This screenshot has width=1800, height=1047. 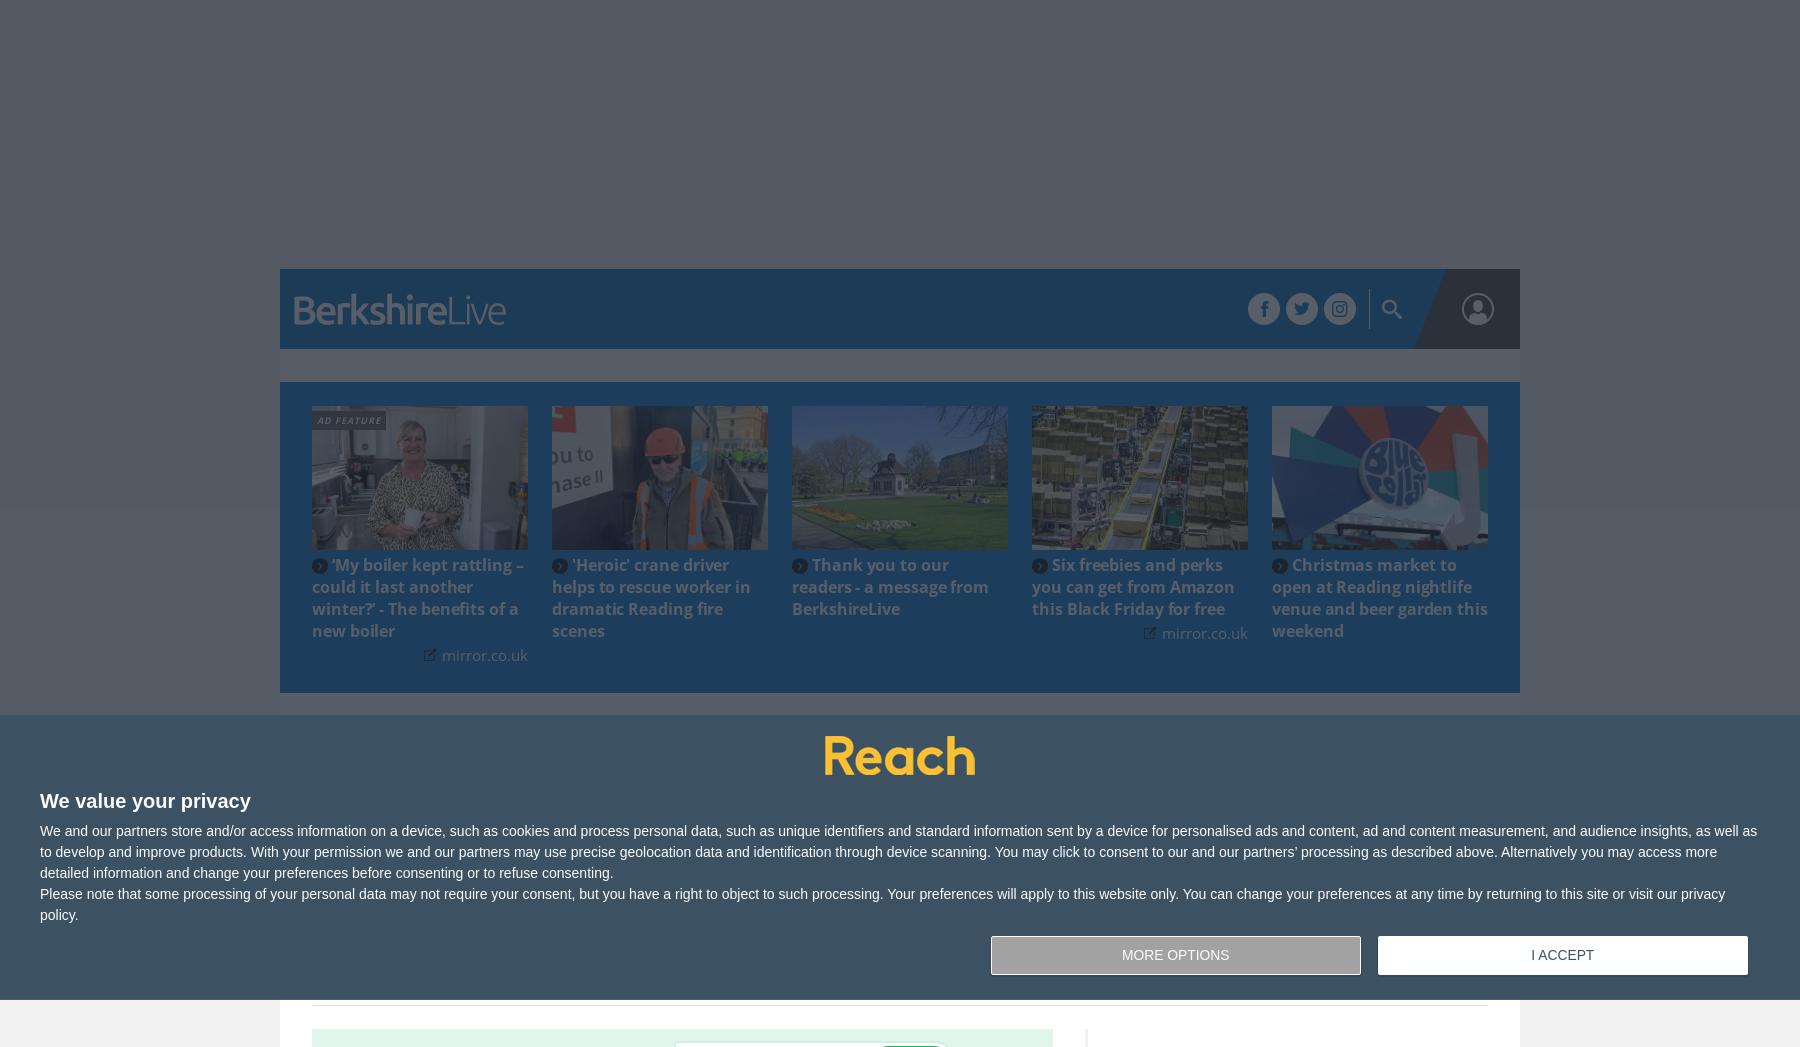 I want to click on 'What's On', so click(x=810, y=309).